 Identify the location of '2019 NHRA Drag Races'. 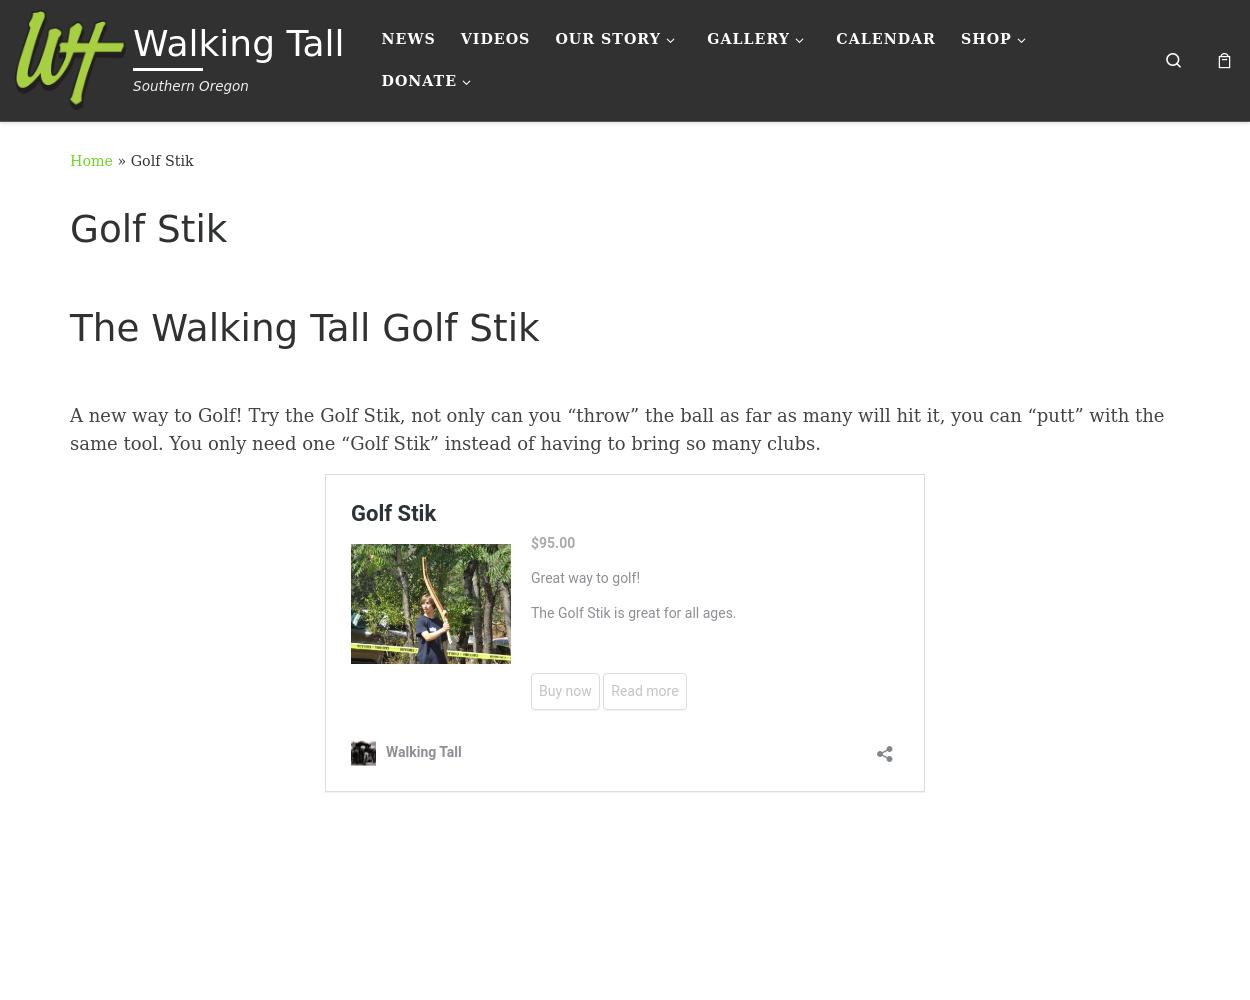
(727, 189).